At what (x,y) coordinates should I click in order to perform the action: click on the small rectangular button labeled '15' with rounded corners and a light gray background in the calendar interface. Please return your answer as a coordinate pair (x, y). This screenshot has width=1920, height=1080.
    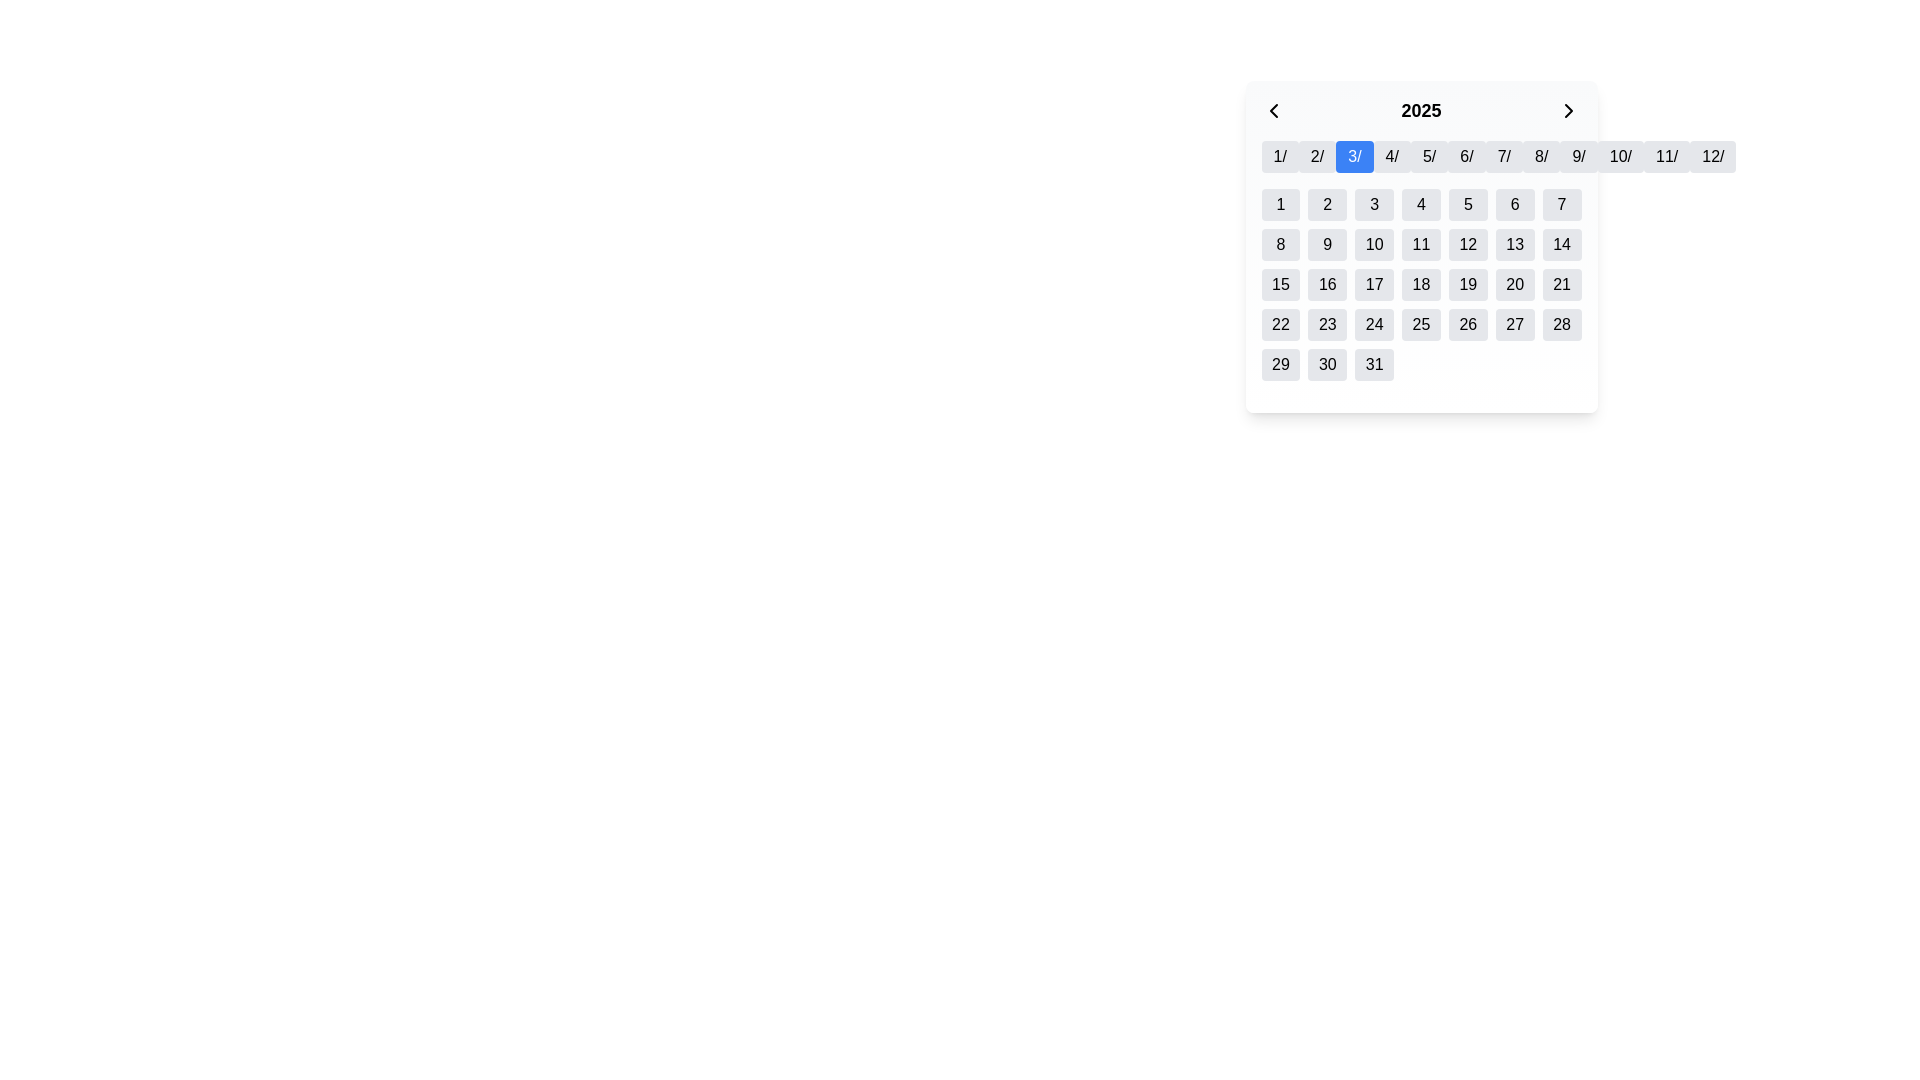
    Looking at the image, I should click on (1280, 285).